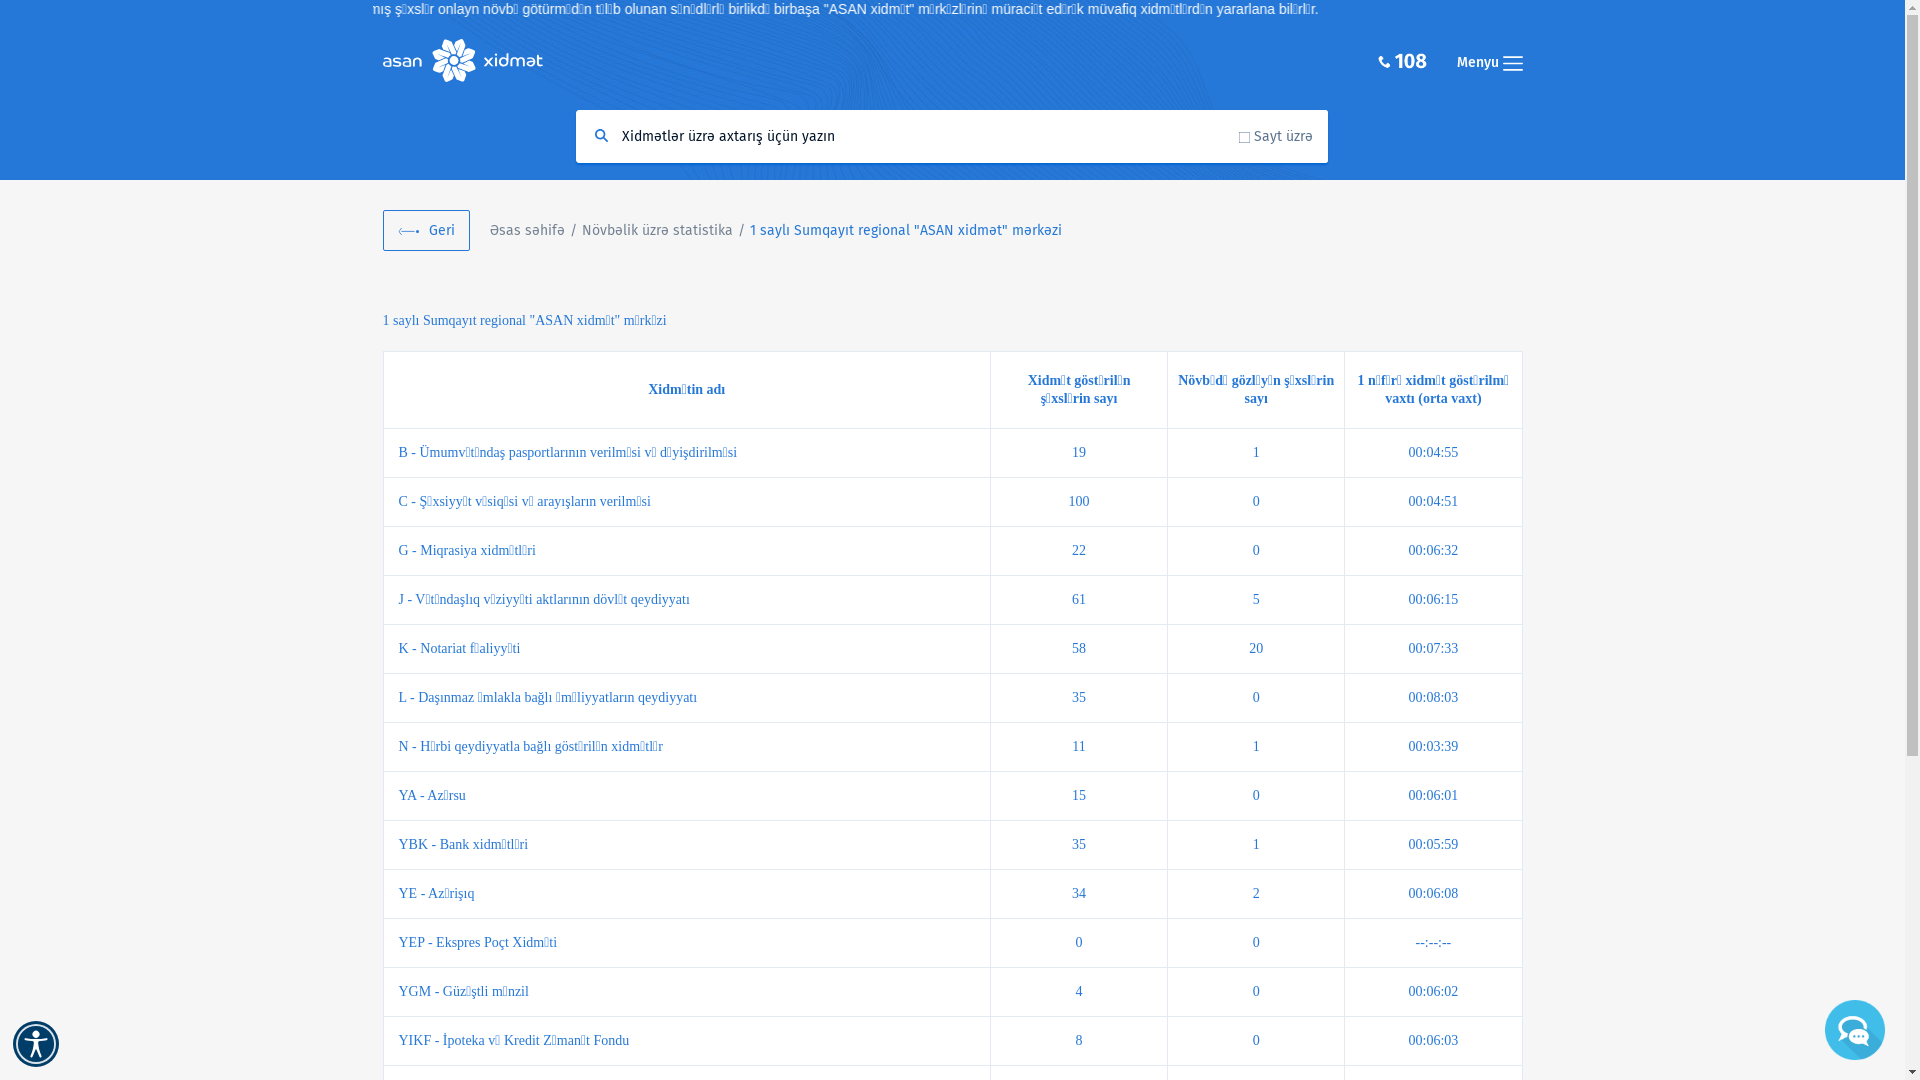  Describe the element at coordinates (1488, 60) in the screenshot. I see `'Menyu'` at that location.